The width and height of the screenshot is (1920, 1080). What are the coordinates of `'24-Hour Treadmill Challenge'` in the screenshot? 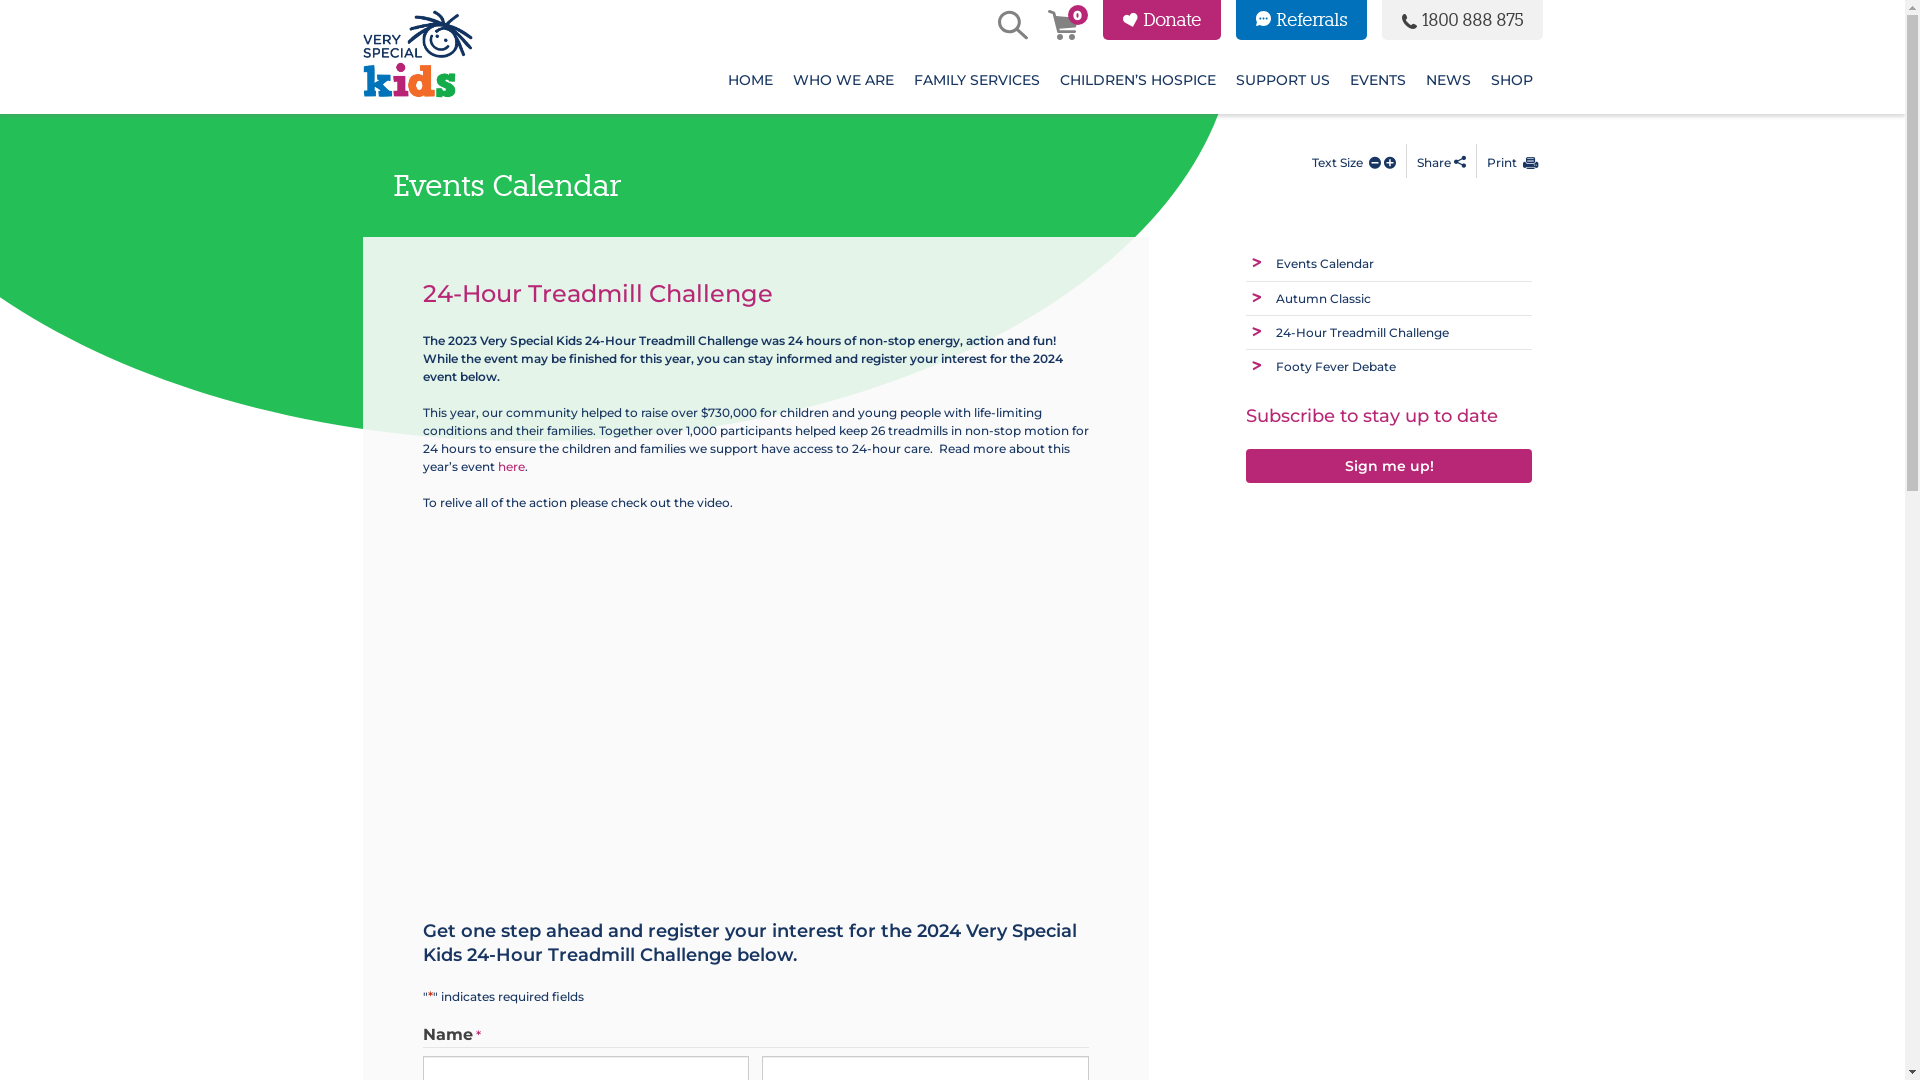 It's located at (1275, 331).